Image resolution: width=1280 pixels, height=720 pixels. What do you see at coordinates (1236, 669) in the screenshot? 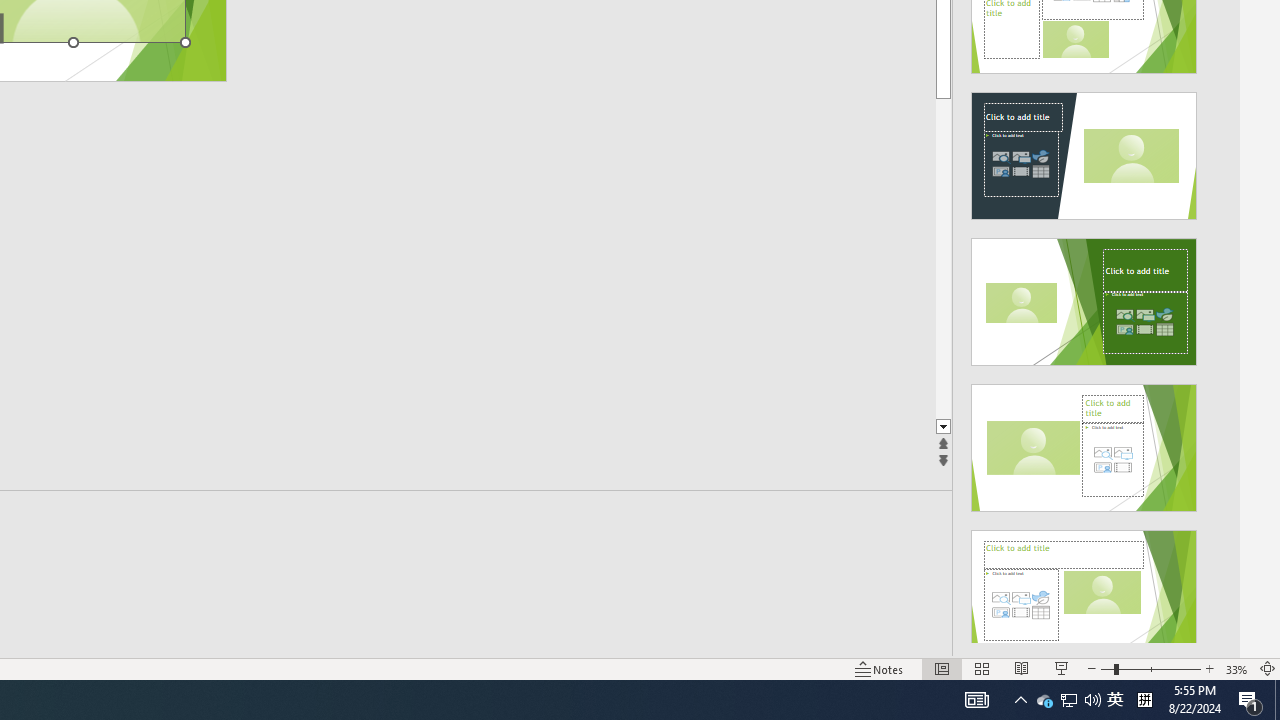
I see `'Zoom 33%'` at bounding box center [1236, 669].